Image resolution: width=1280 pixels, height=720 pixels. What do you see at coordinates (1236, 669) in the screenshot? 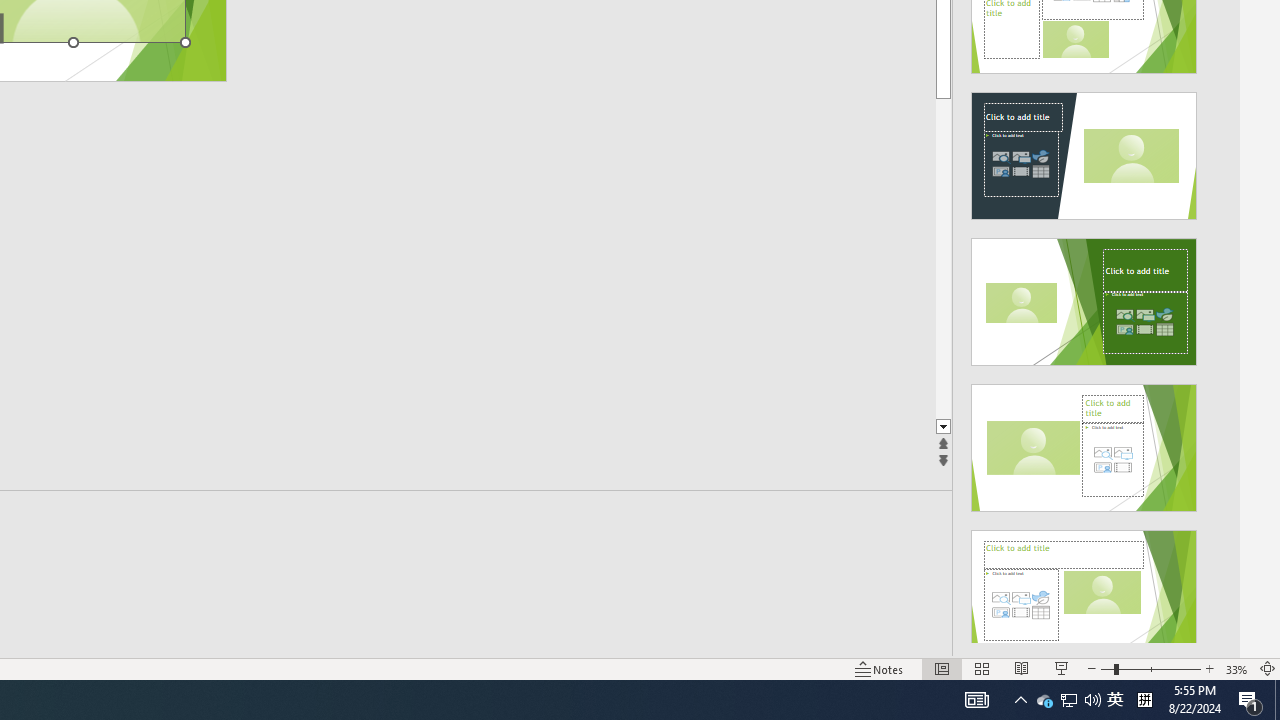
I see `'Zoom 33%'` at bounding box center [1236, 669].